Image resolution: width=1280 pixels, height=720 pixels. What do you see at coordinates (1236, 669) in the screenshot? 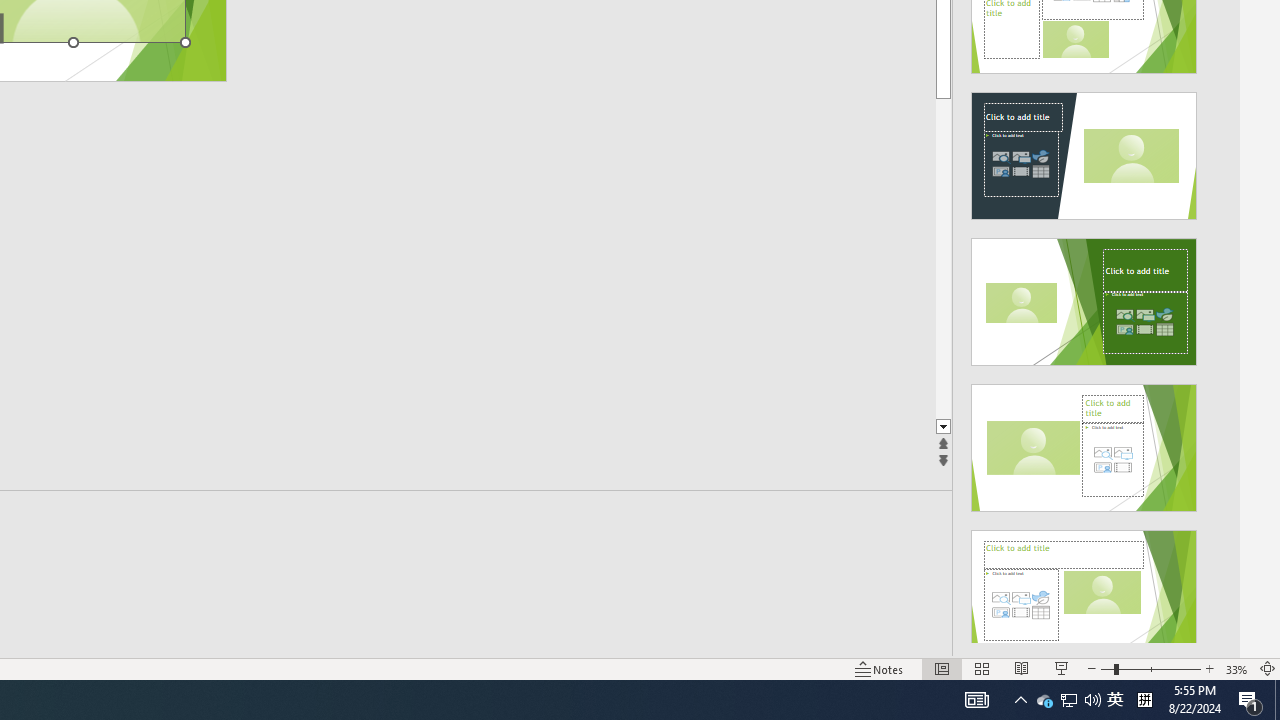
I see `'Zoom 33%'` at bounding box center [1236, 669].